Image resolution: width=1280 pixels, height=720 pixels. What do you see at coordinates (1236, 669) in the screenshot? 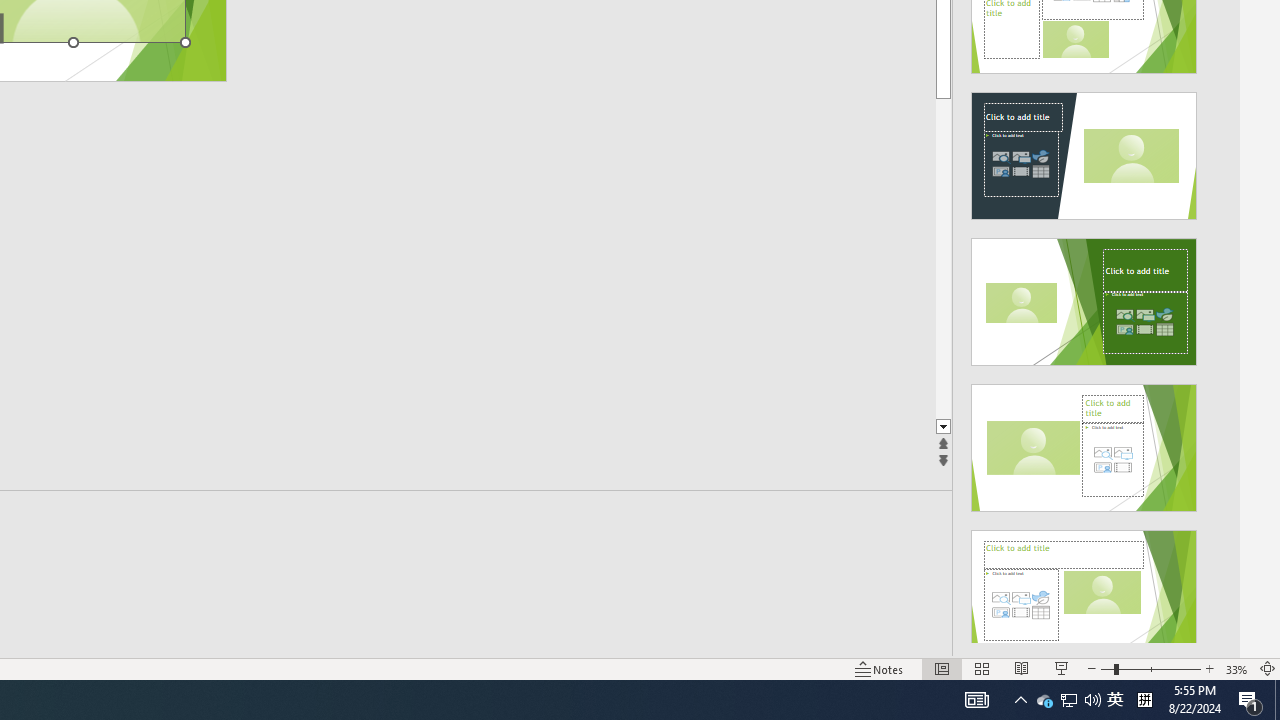
I see `'Zoom 33%'` at bounding box center [1236, 669].